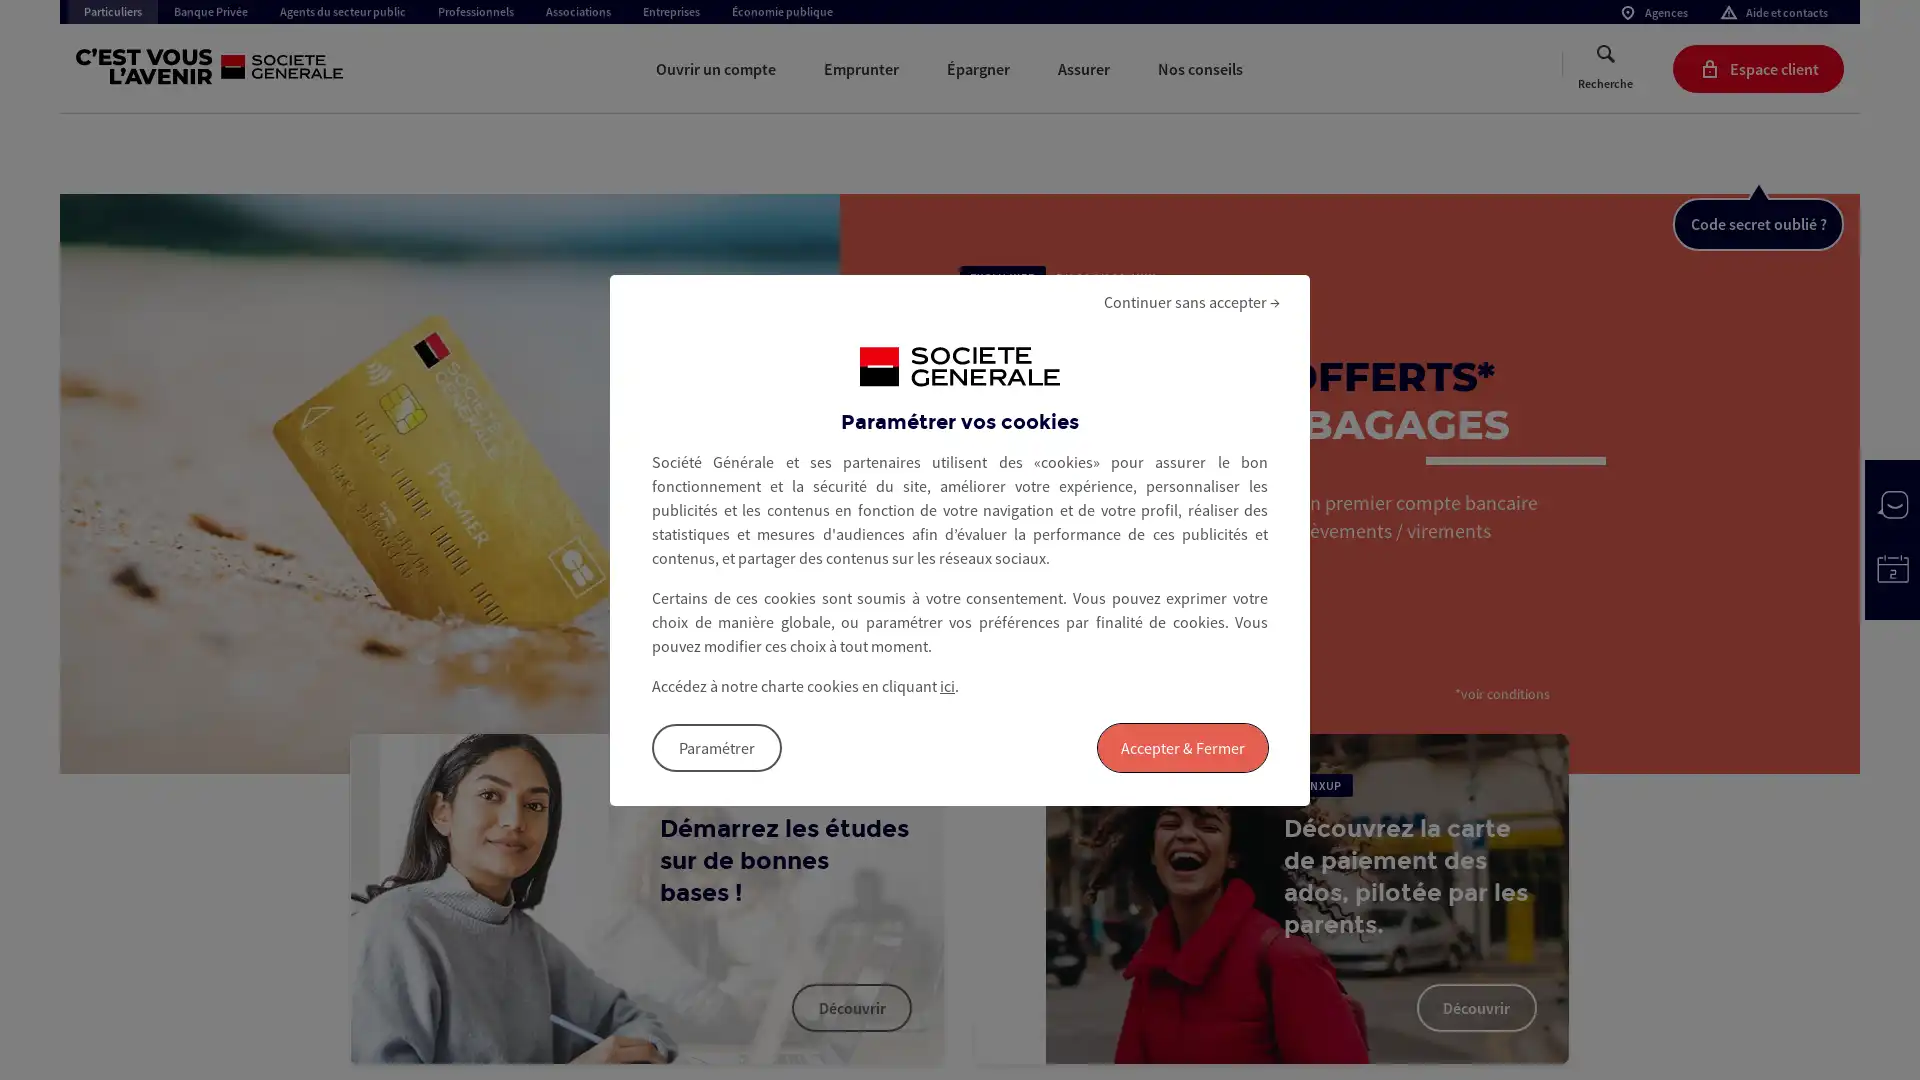  Describe the element at coordinates (1270, 897) in the screenshot. I see `BANXUP Decouvrez la carte de paiement des ados, pilotee par les parents. Decouvrir Decouvrez la carte de paiement des ados, pilotee par les parents. Decouvrez la carte de paiement des ados, pilotee par les parents.` at that location.